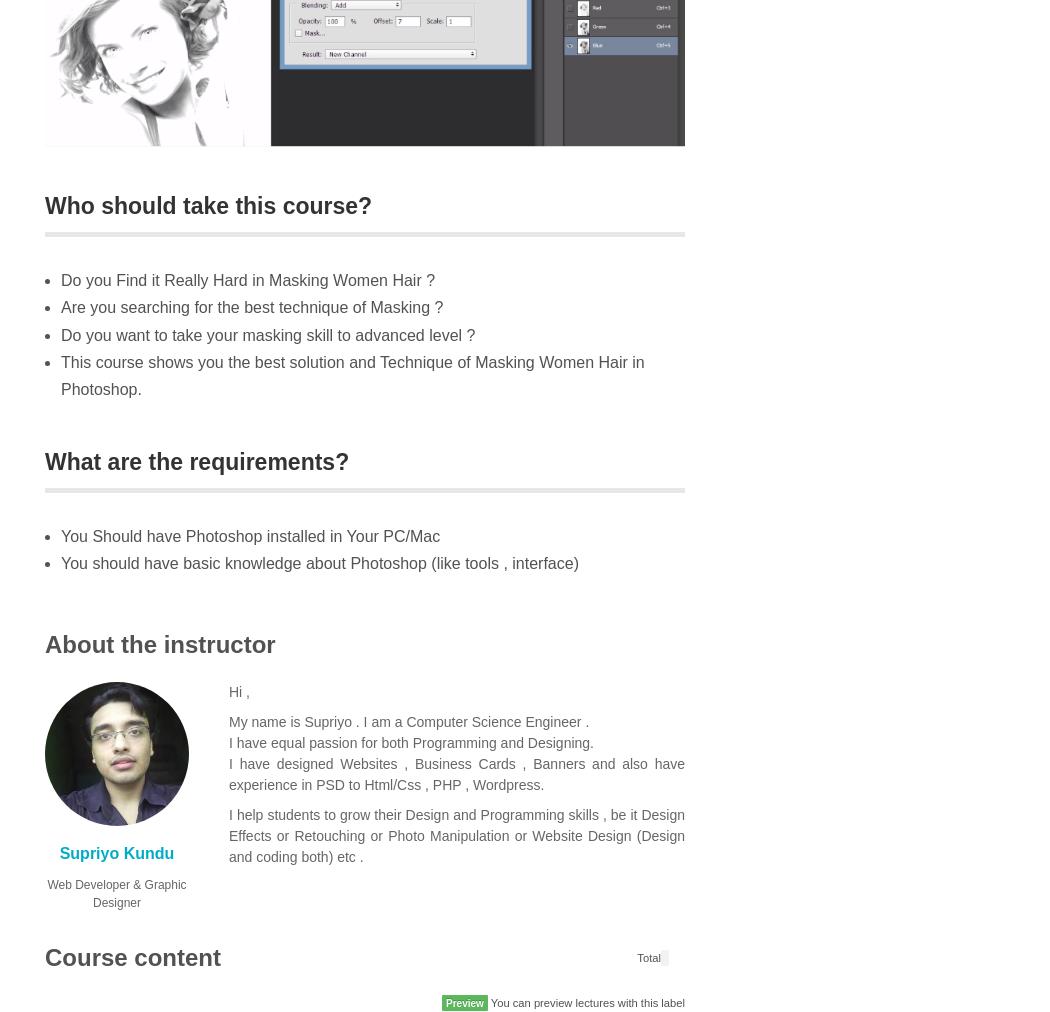  I want to click on 'Who should take this course?', so click(44, 206).